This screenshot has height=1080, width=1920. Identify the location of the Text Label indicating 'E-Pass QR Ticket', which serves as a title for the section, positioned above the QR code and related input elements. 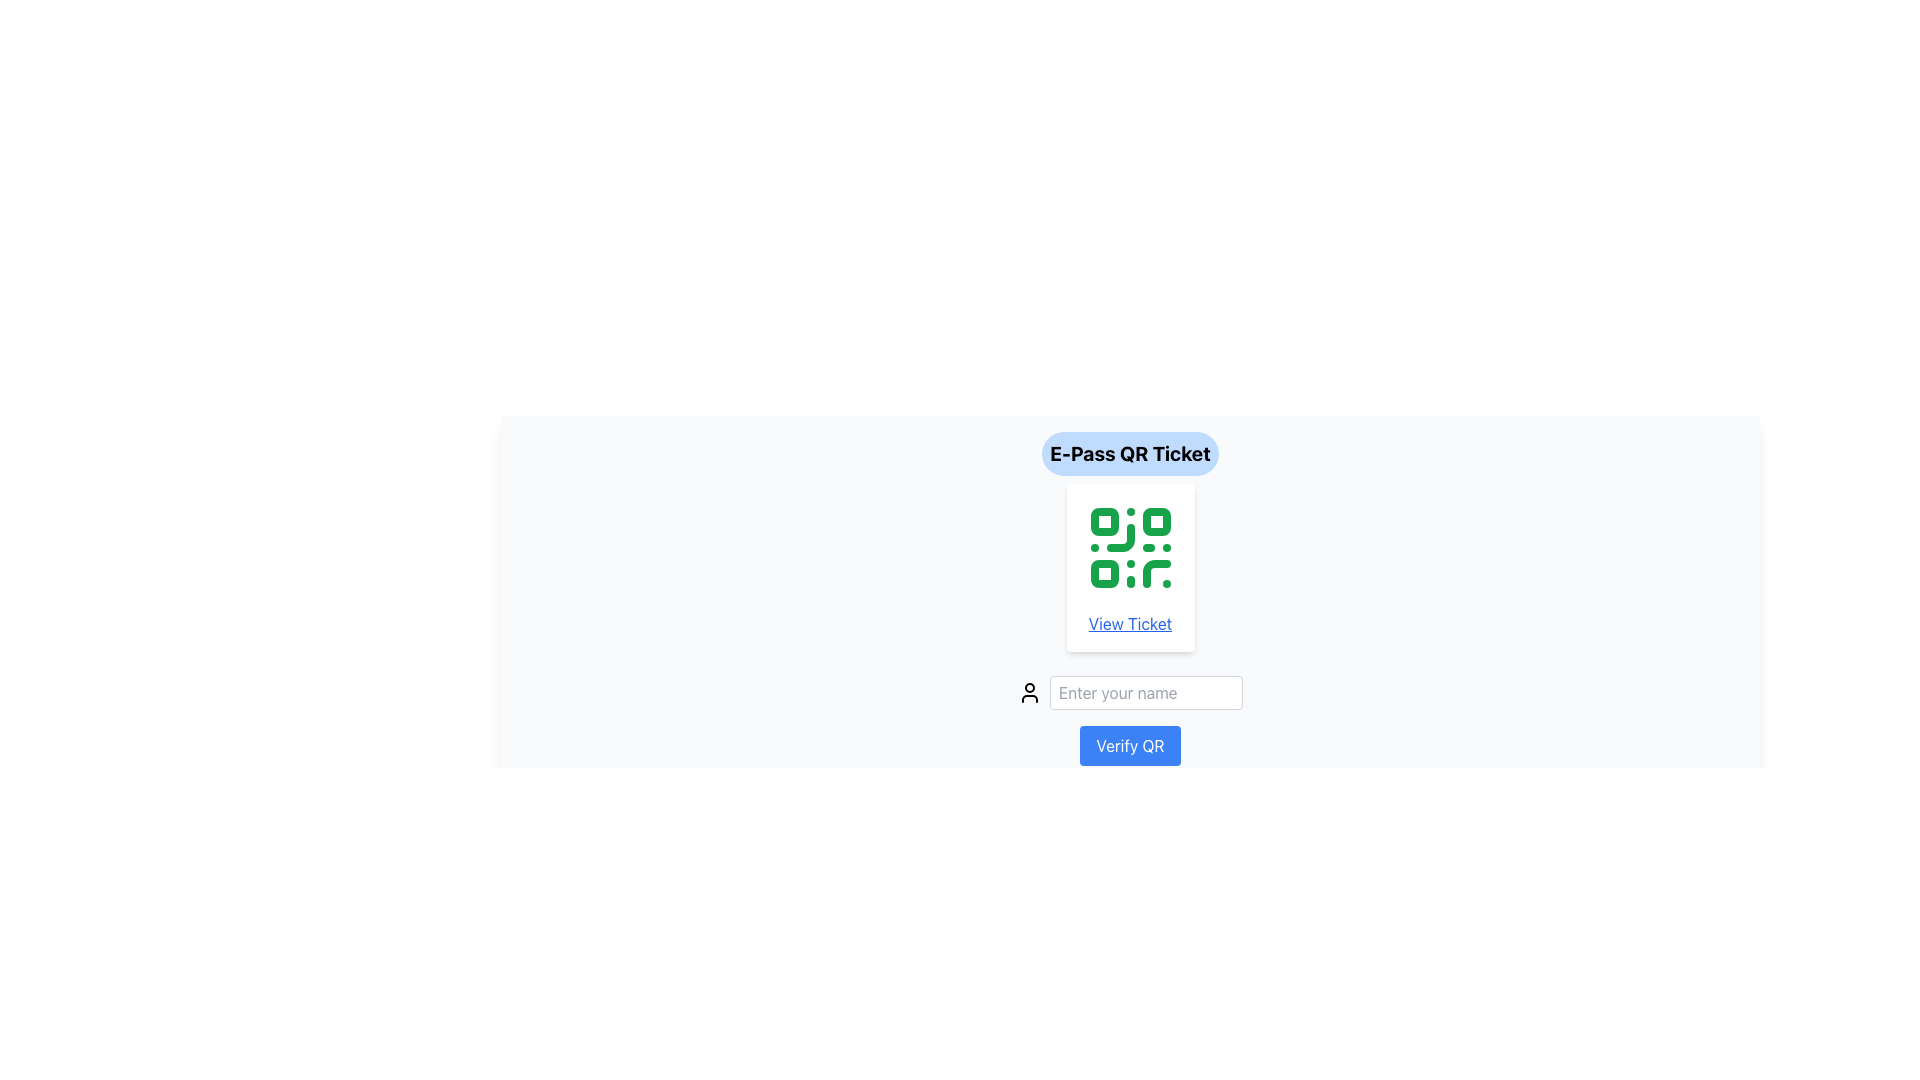
(1130, 454).